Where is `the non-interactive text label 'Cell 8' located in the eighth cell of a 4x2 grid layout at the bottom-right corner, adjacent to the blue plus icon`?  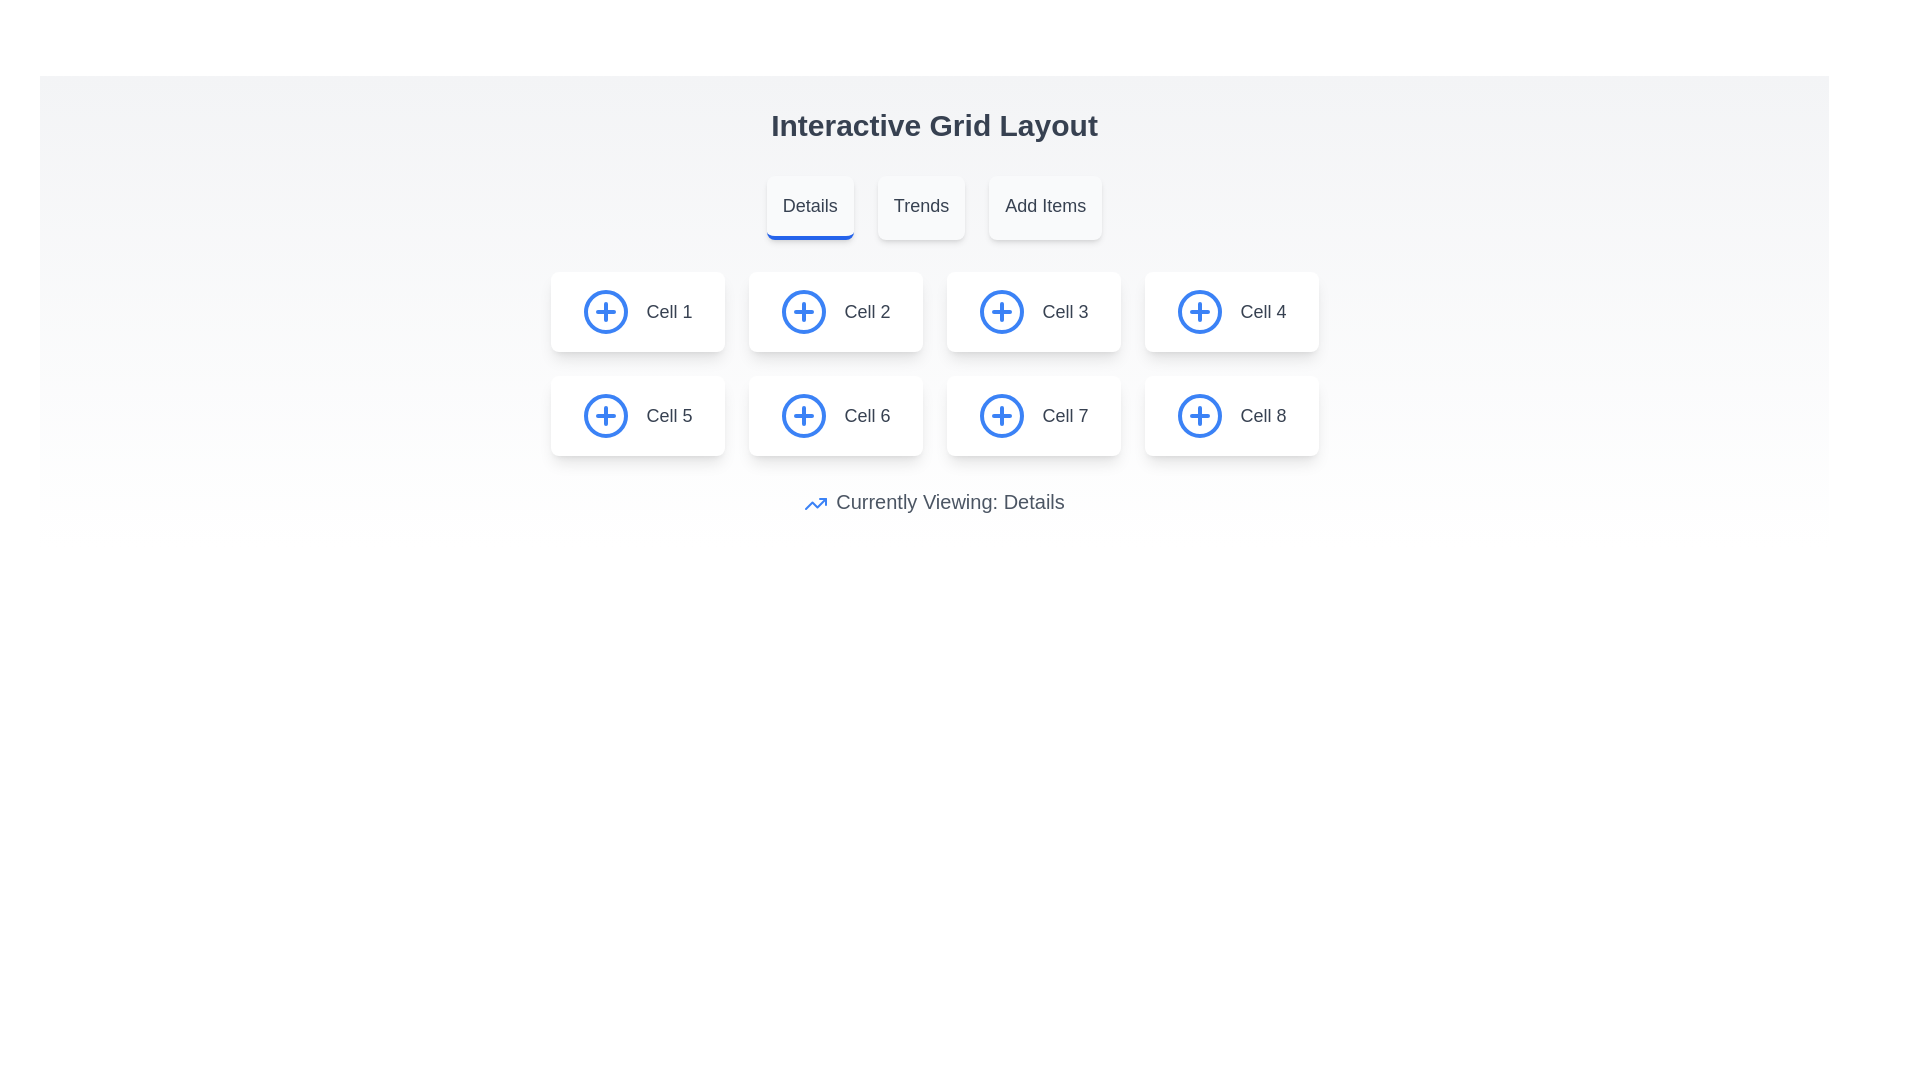 the non-interactive text label 'Cell 8' located in the eighth cell of a 4x2 grid layout at the bottom-right corner, adjacent to the blue plus icon is located at coordinates (1262, 415).